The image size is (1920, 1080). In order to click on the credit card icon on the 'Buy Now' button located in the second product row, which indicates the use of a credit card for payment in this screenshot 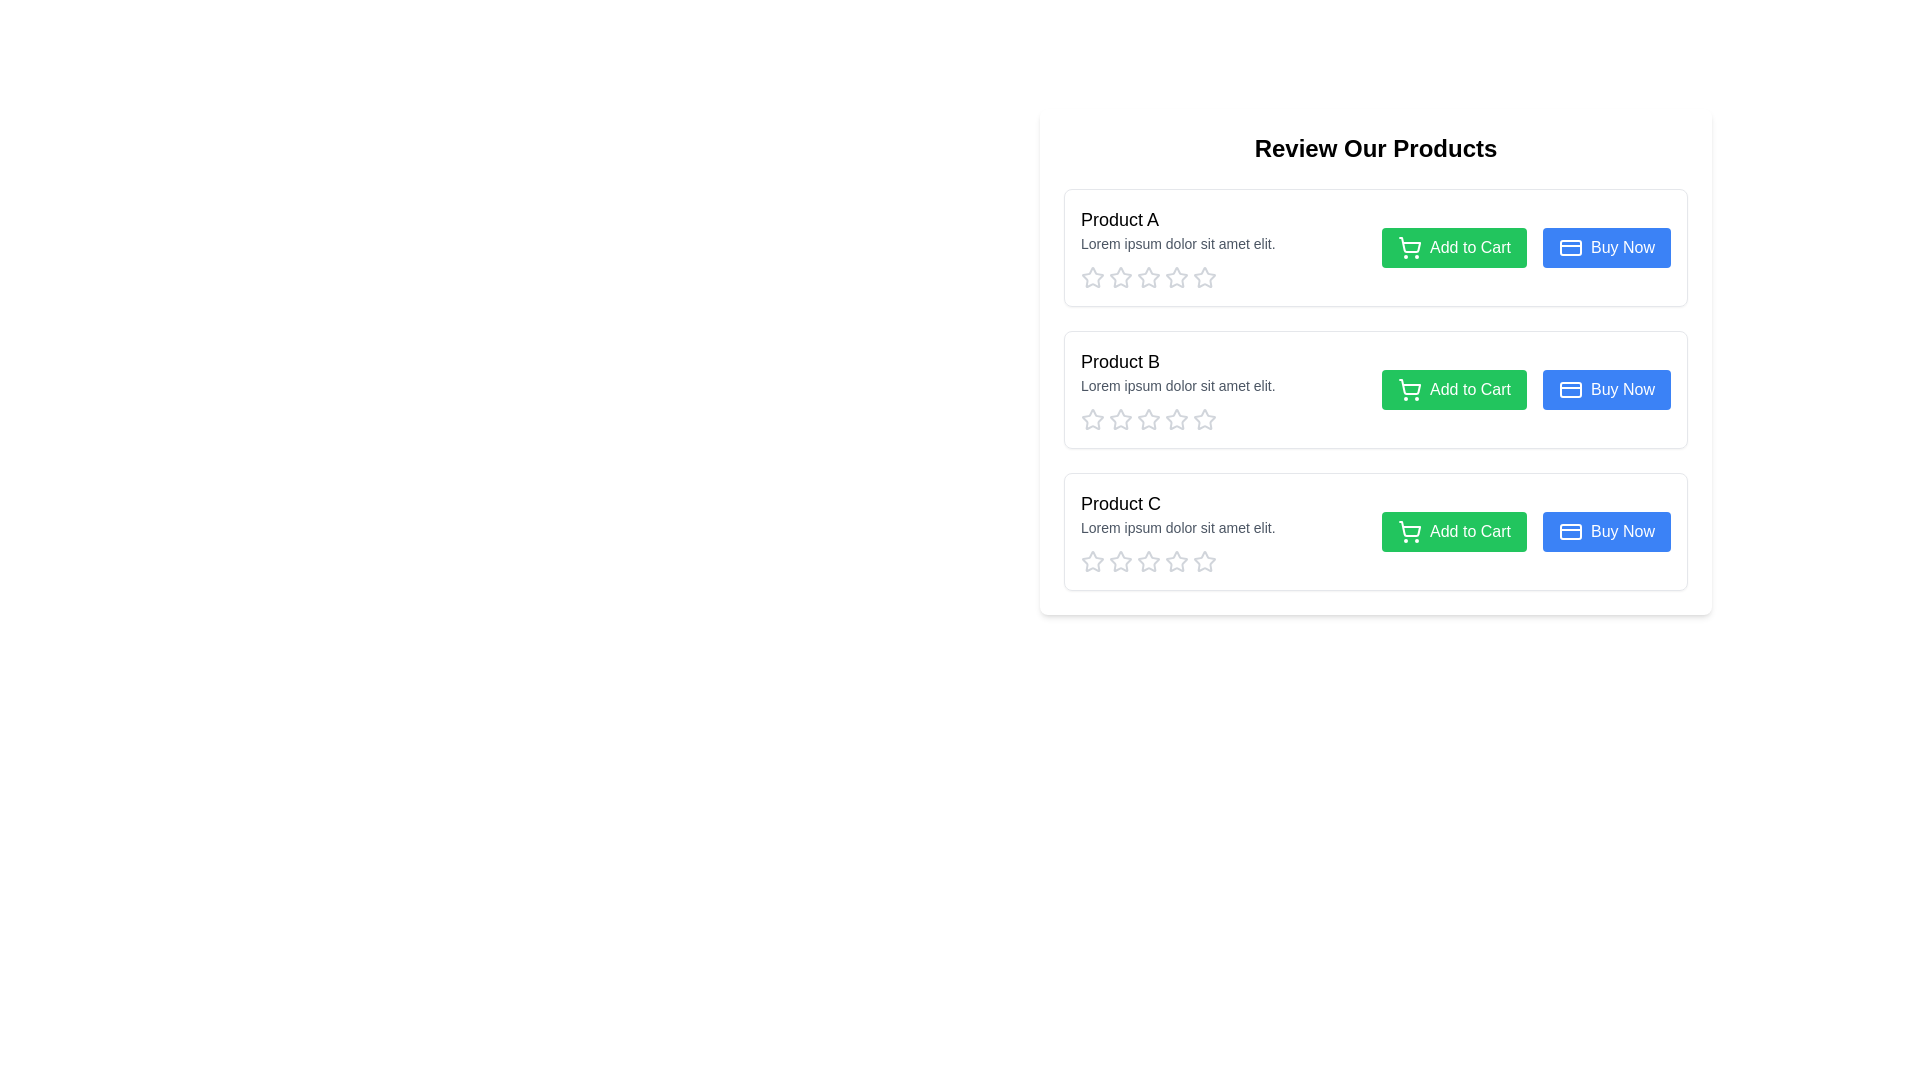, I will do `click(1569, 389)`.